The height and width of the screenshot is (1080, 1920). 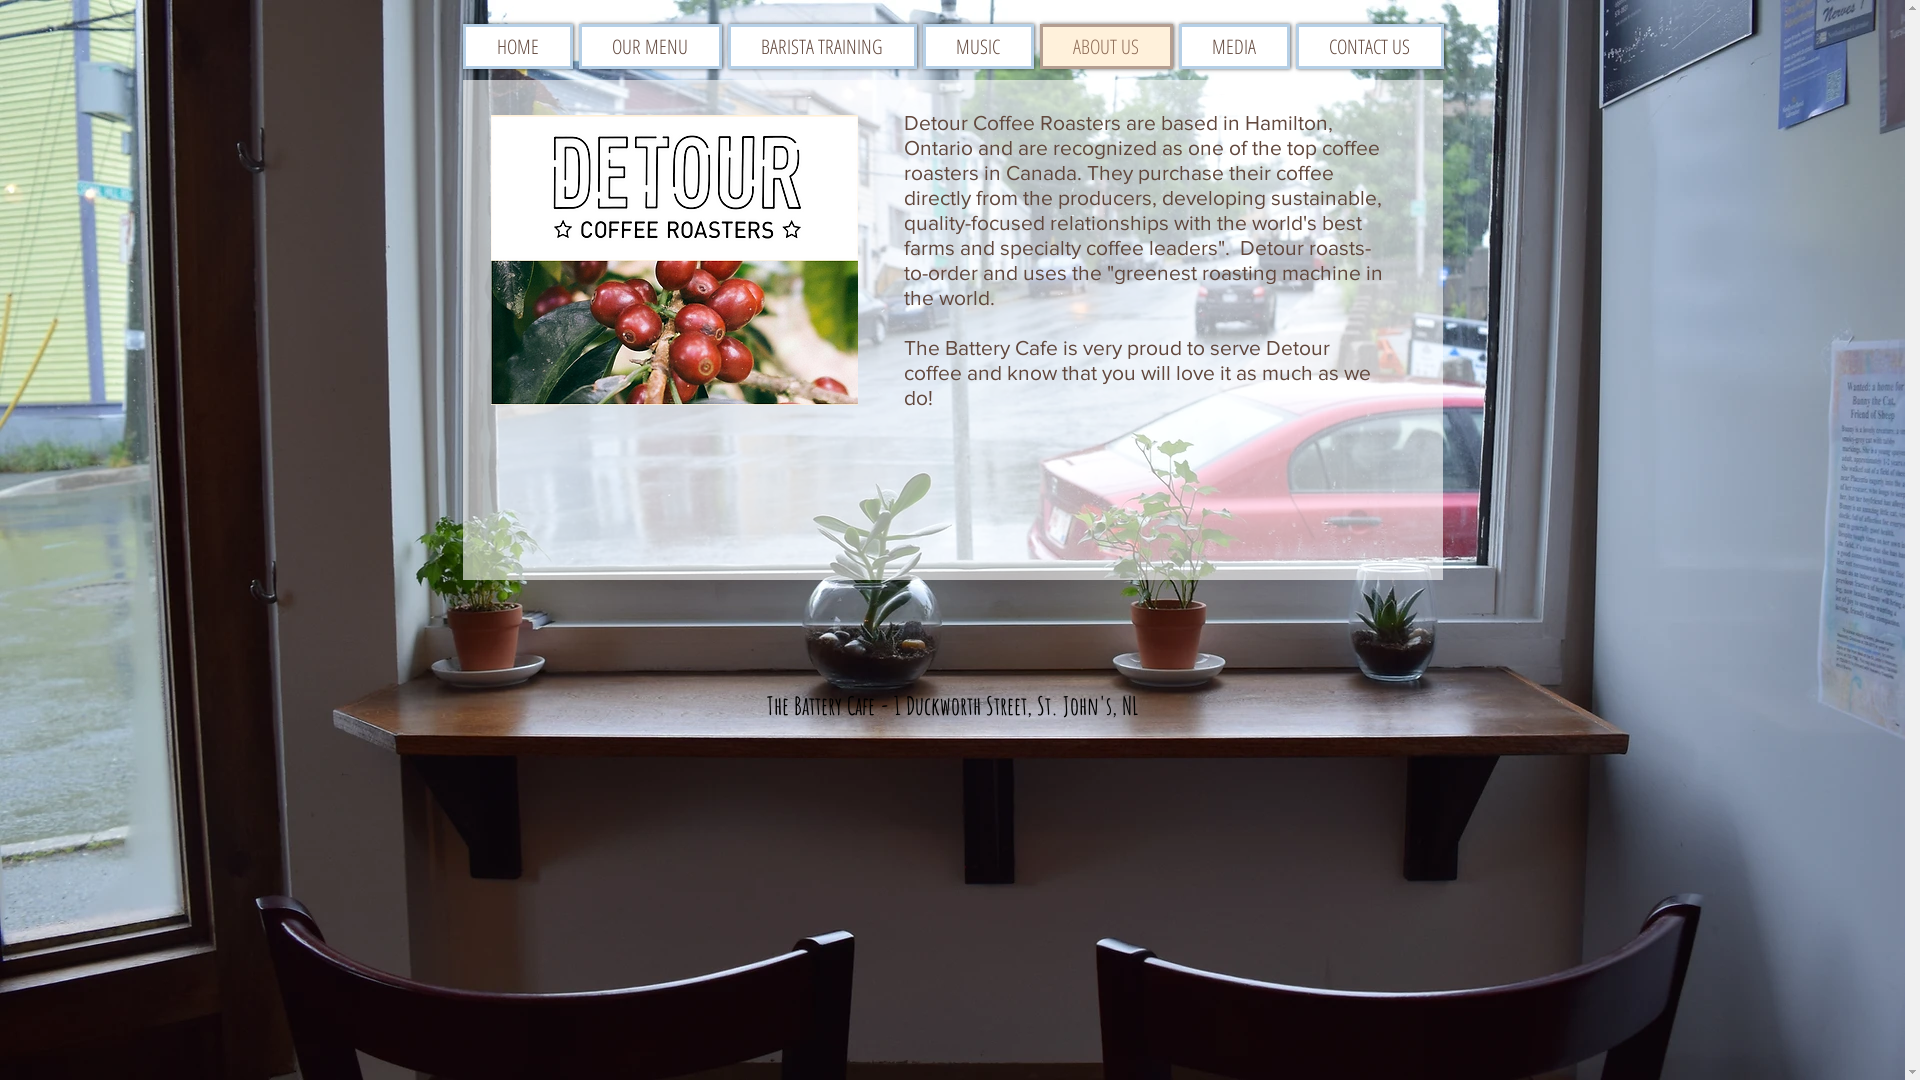 What do you see at coordinates (649, 45) in the screenshot?
I see `'OUR MENU'` at bounding box center [649, 45].